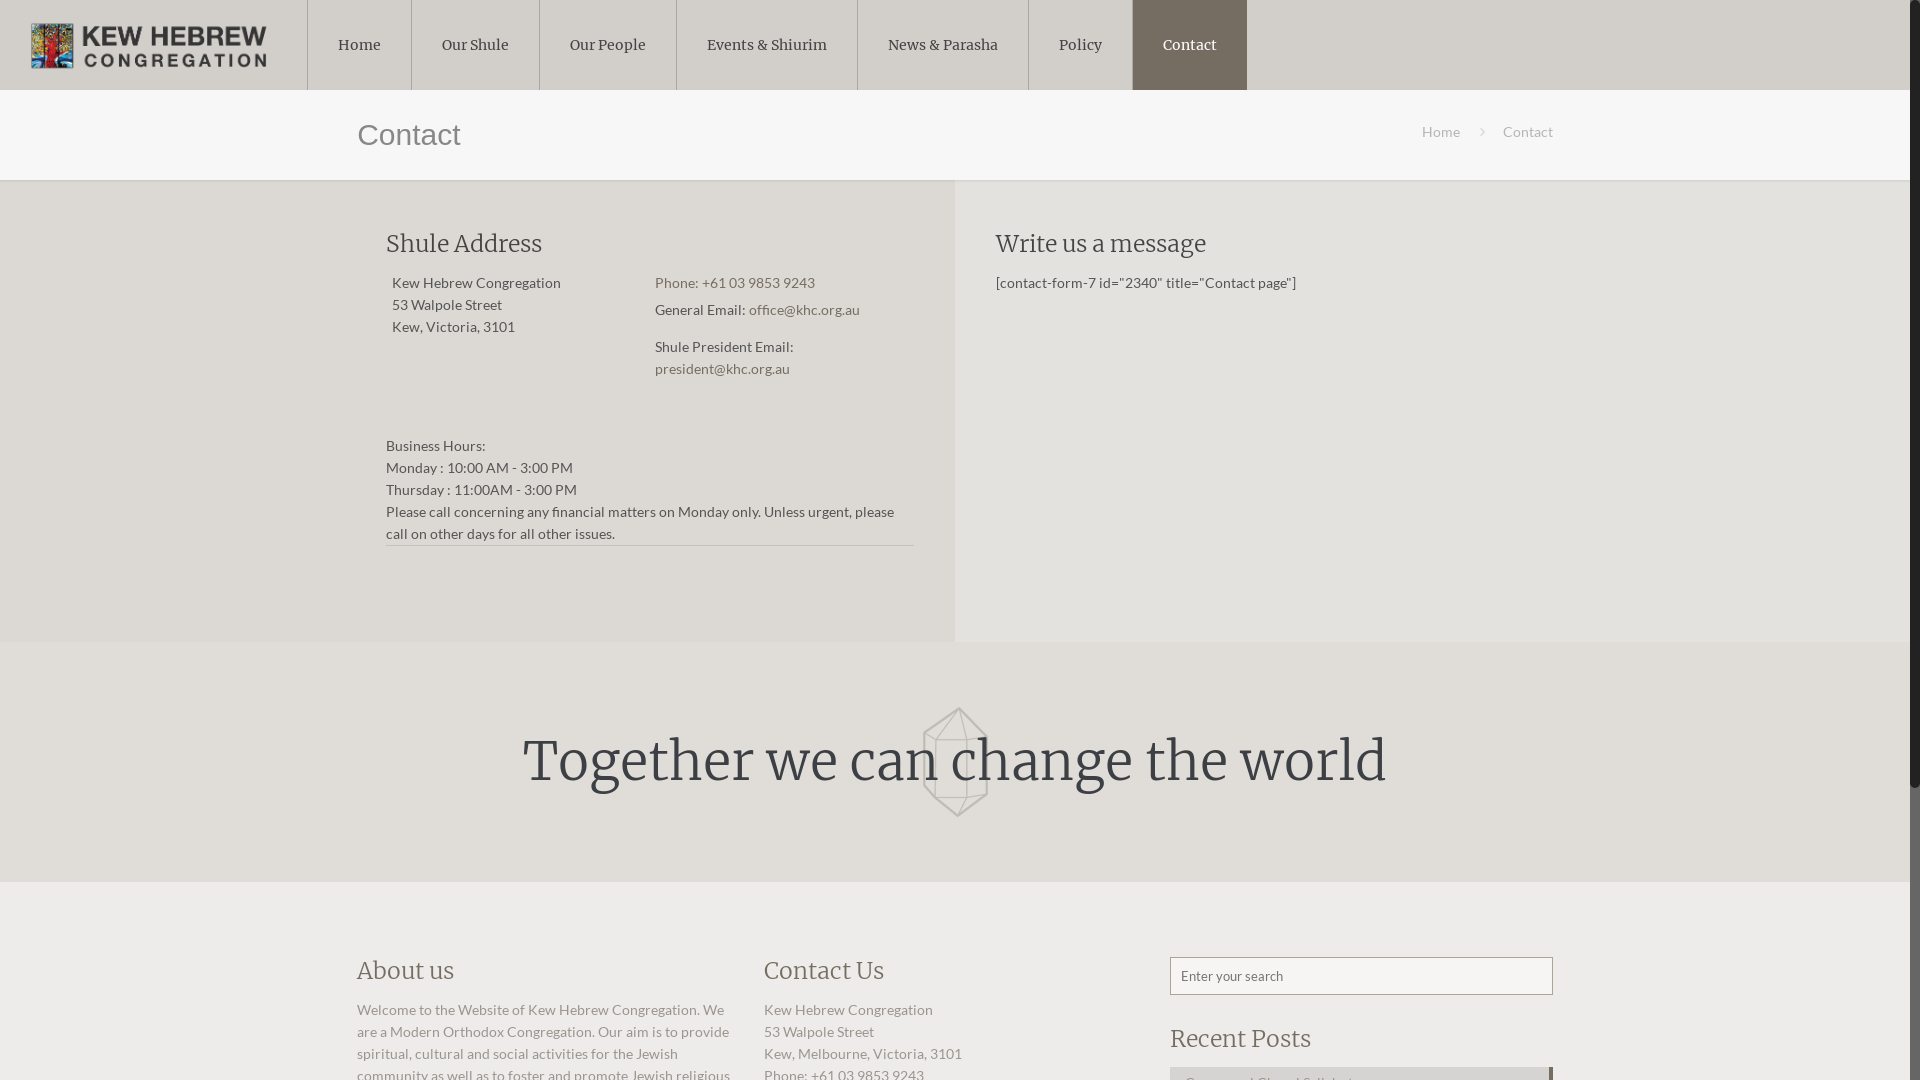  I want to click on 'Our People', so click(607, 45).